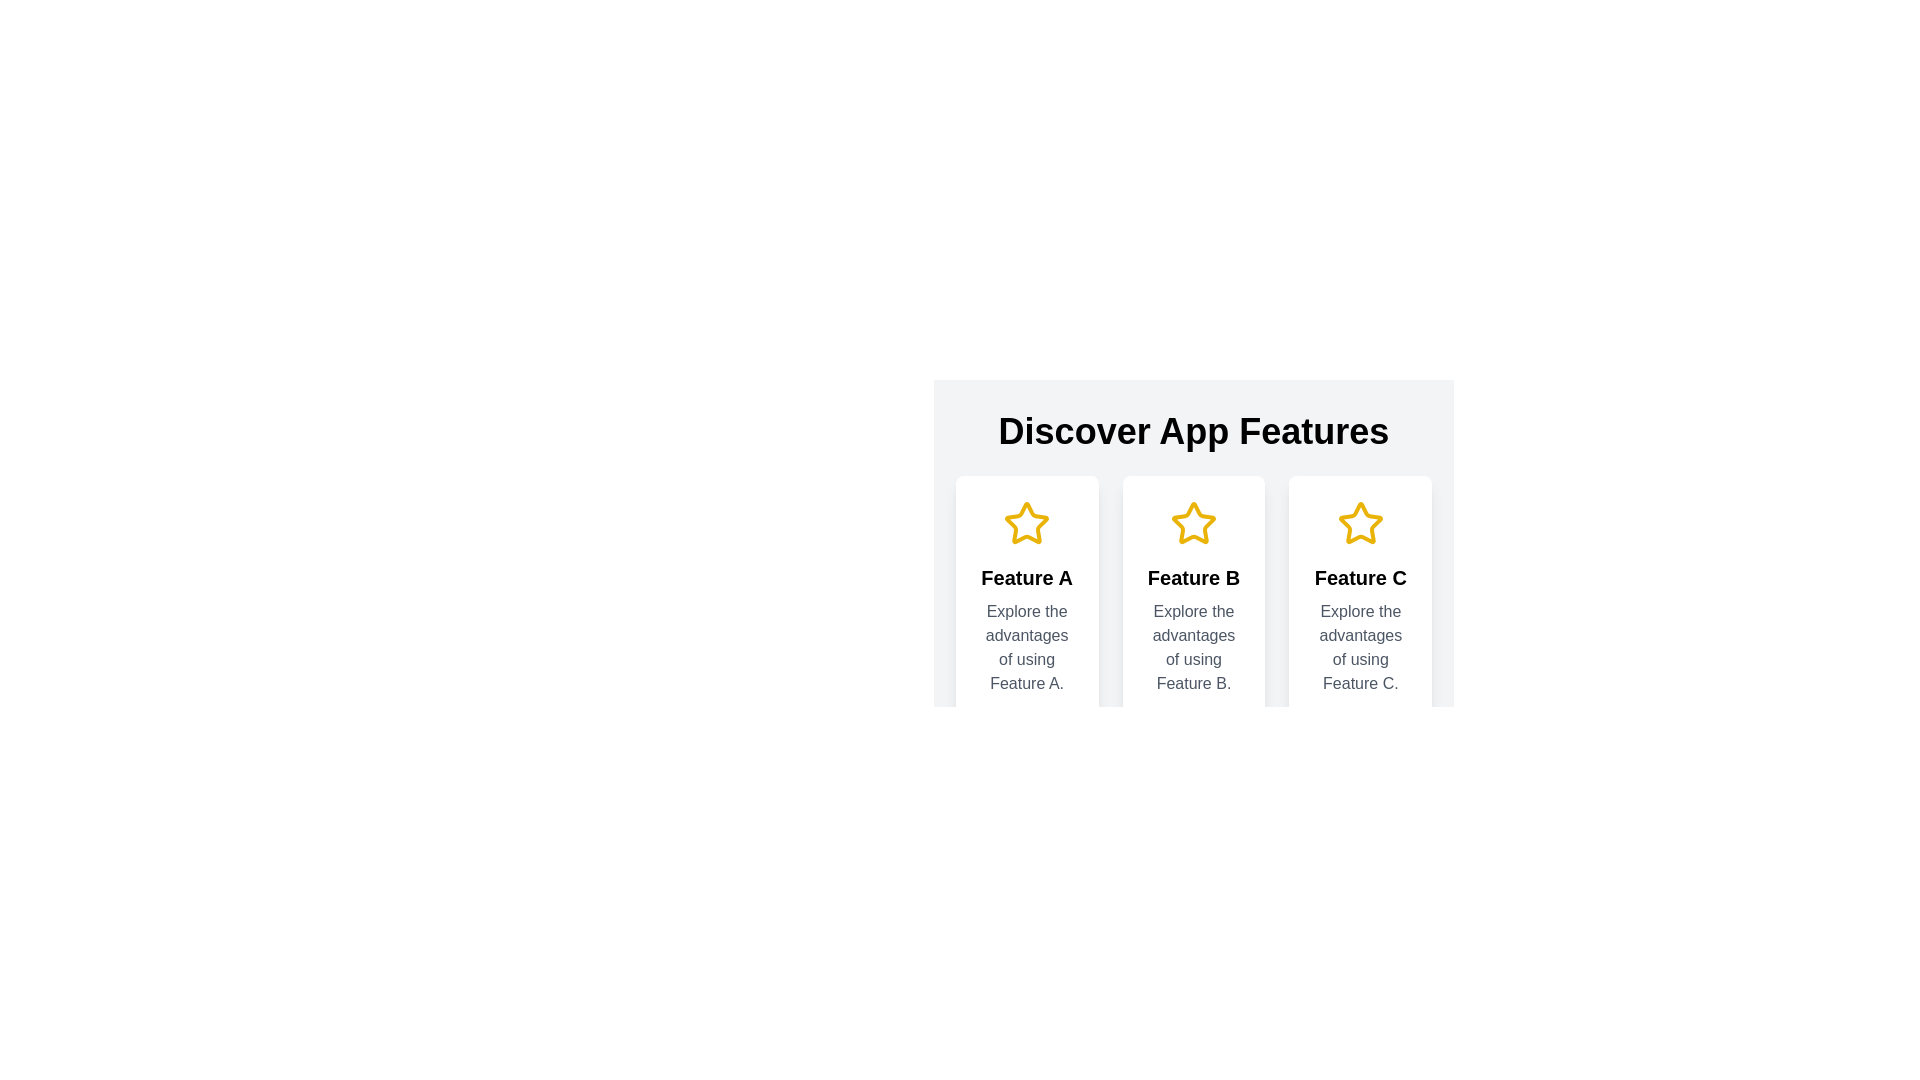  Describe the element at coordinates (1194, 578) in the screenshot. I see `the text header displaying 'Feature B'` at that location.